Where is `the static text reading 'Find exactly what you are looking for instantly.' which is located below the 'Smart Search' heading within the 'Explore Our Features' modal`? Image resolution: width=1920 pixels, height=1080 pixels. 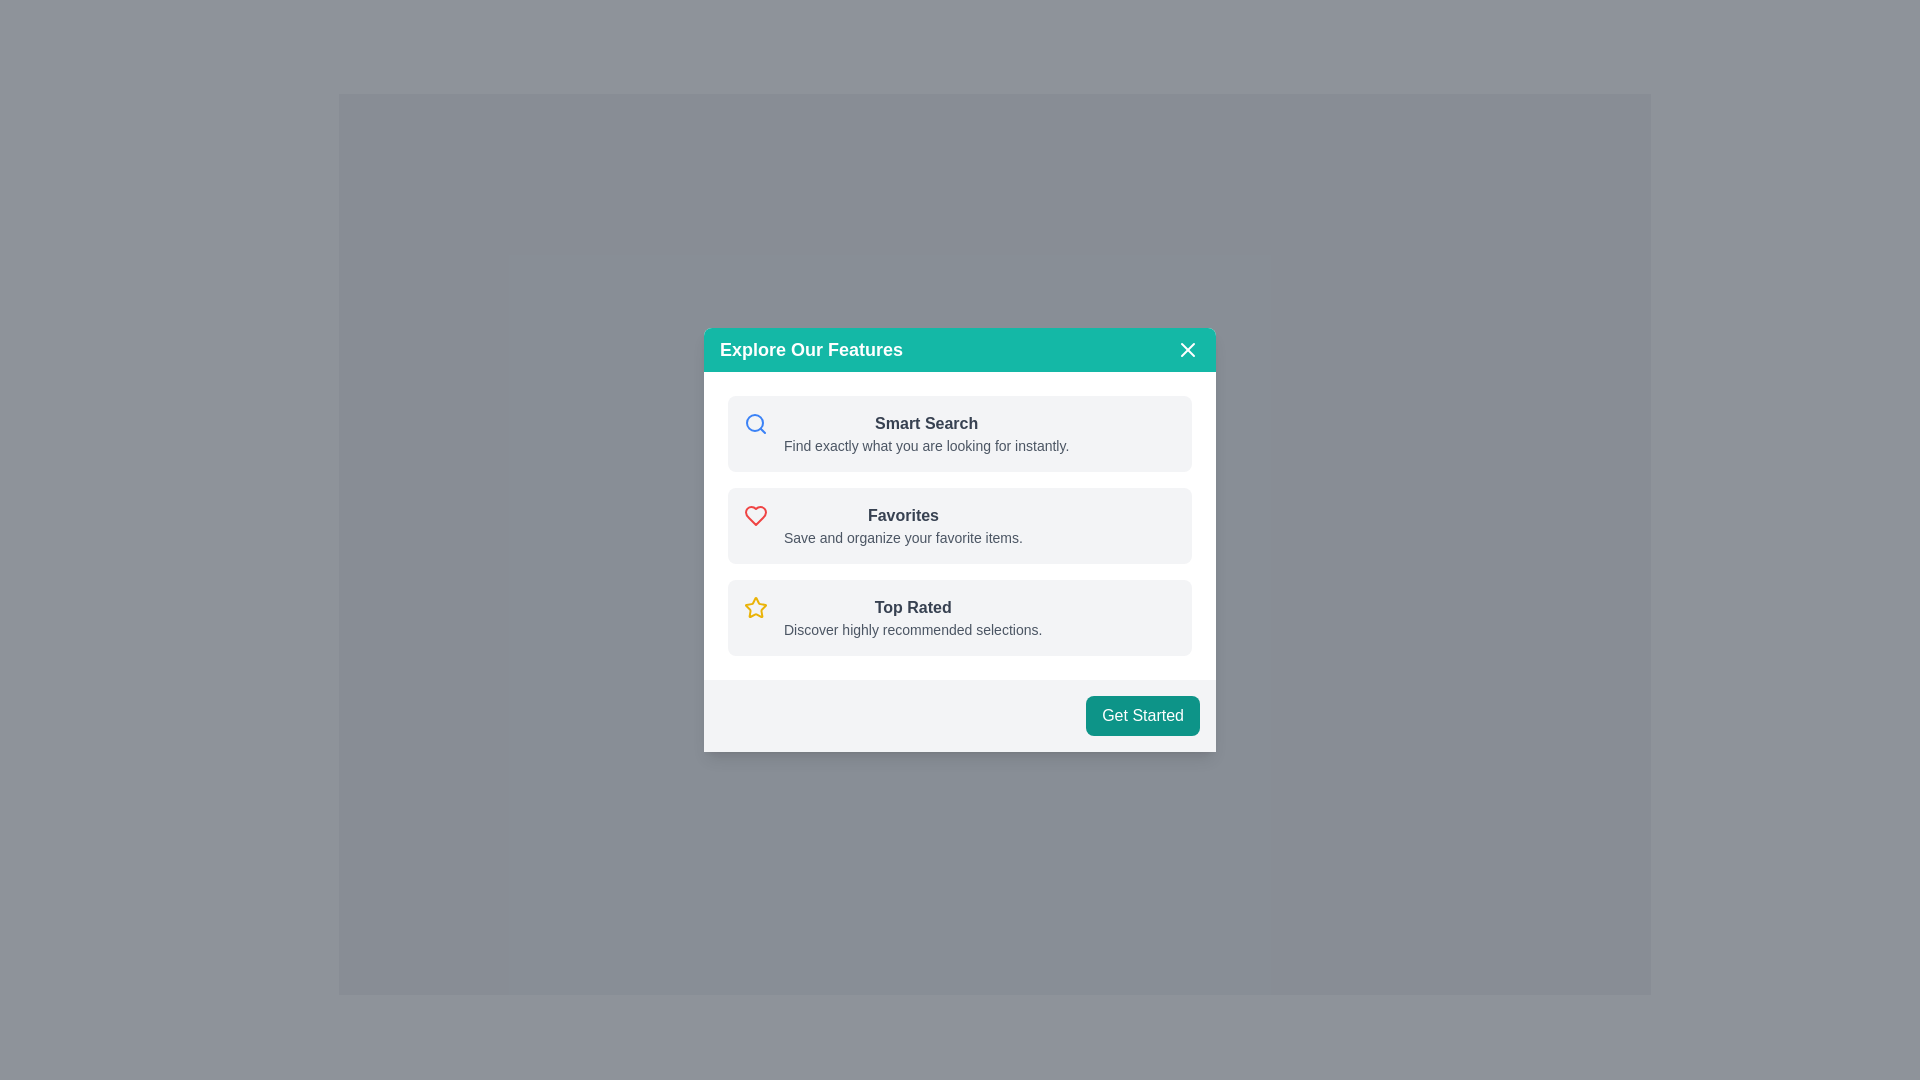
the static text reading 'Find exactly what you are looking for instantly.' which is located below the 'Smart Search' heading within the 'Explore Our Features' modal is located at coordinates (925, 445).